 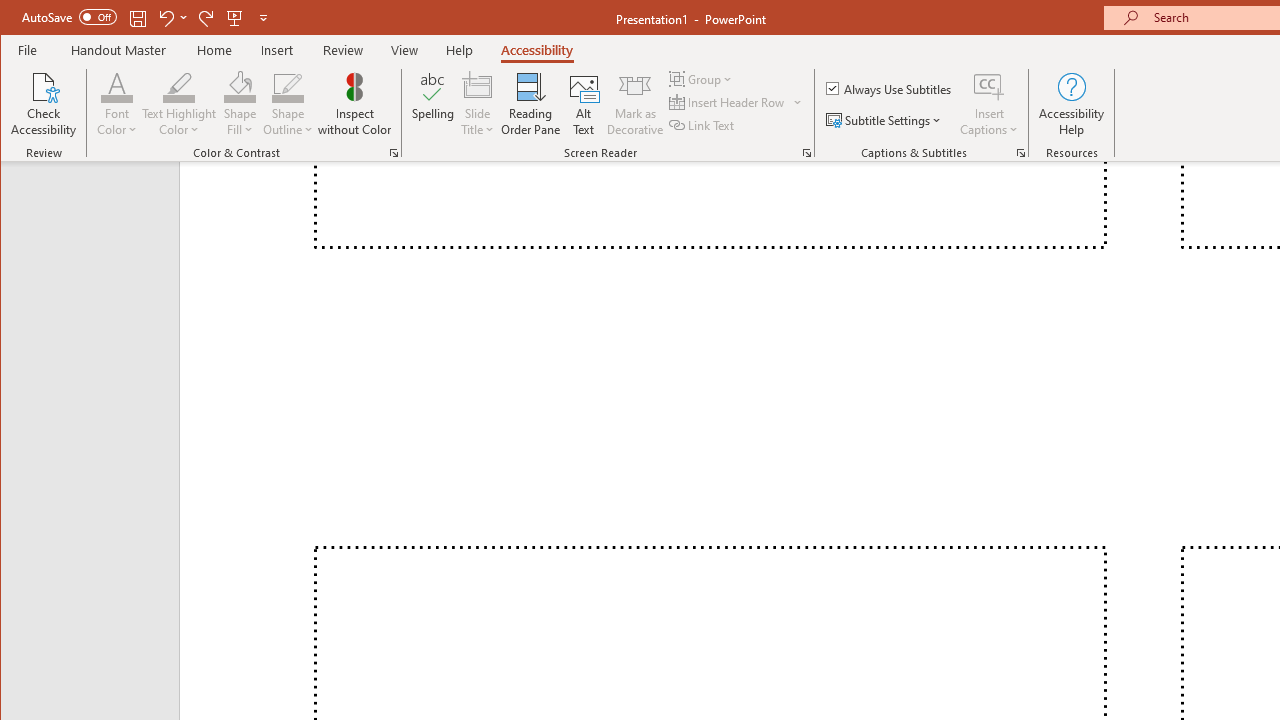 I want to click on 'Accessibility Help', so click(x=1071, y=104).